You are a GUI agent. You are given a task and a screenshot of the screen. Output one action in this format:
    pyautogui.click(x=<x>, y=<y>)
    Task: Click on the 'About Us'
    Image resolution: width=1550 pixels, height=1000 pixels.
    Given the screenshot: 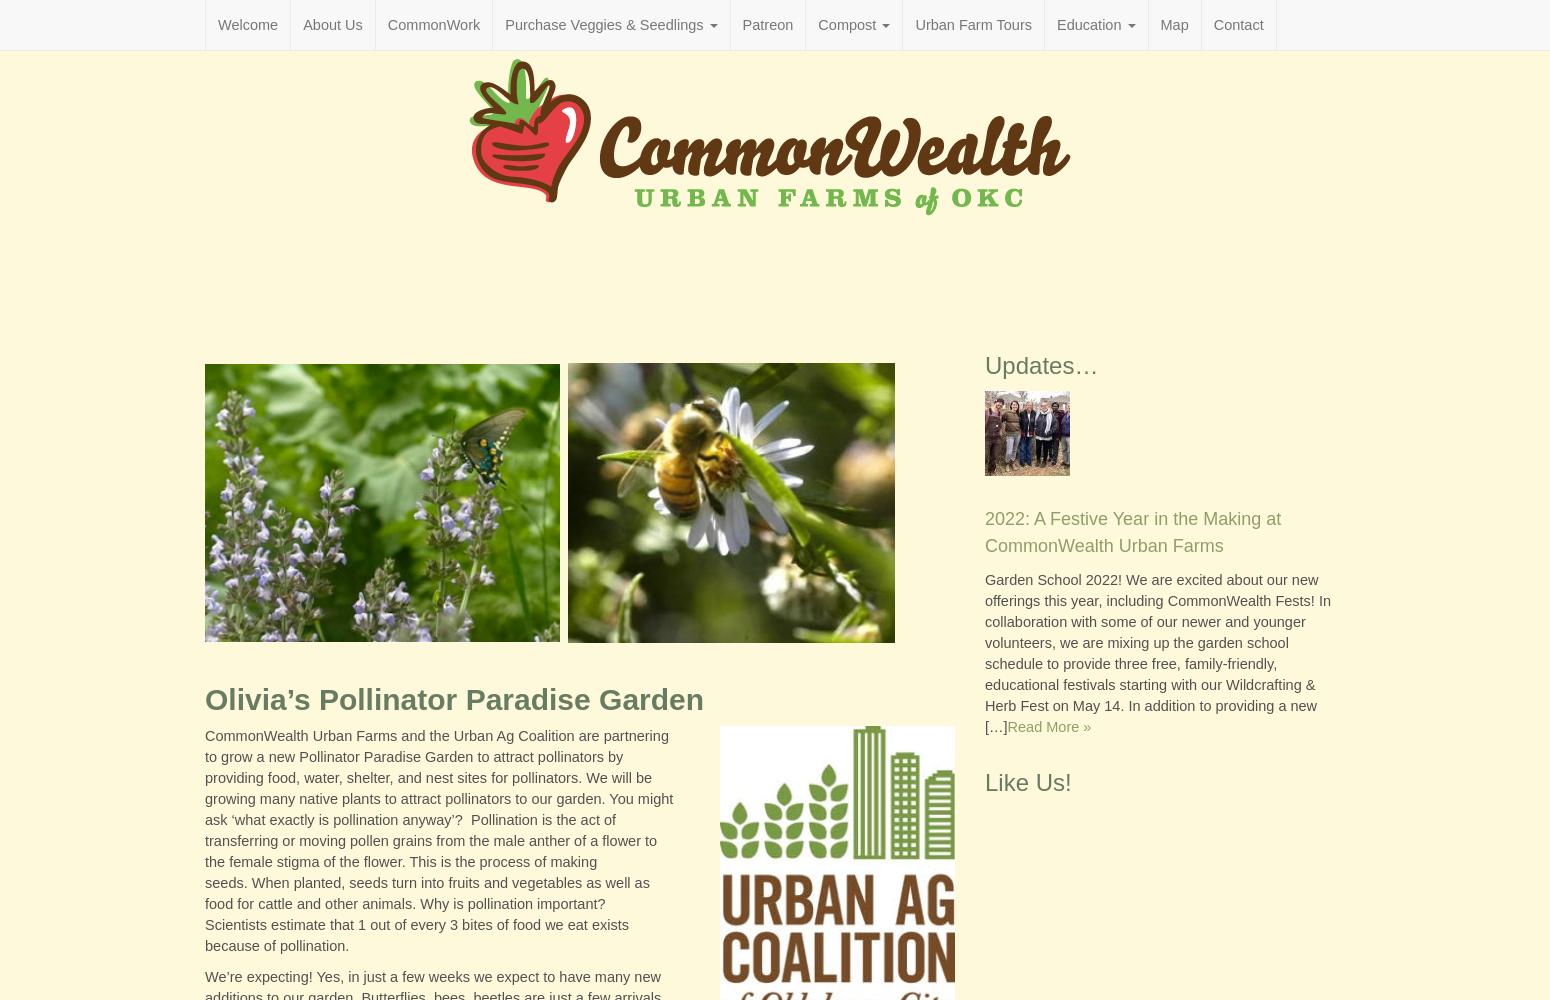 What is the action you would take?
    pyautogui.click(x=331, y=25)
    